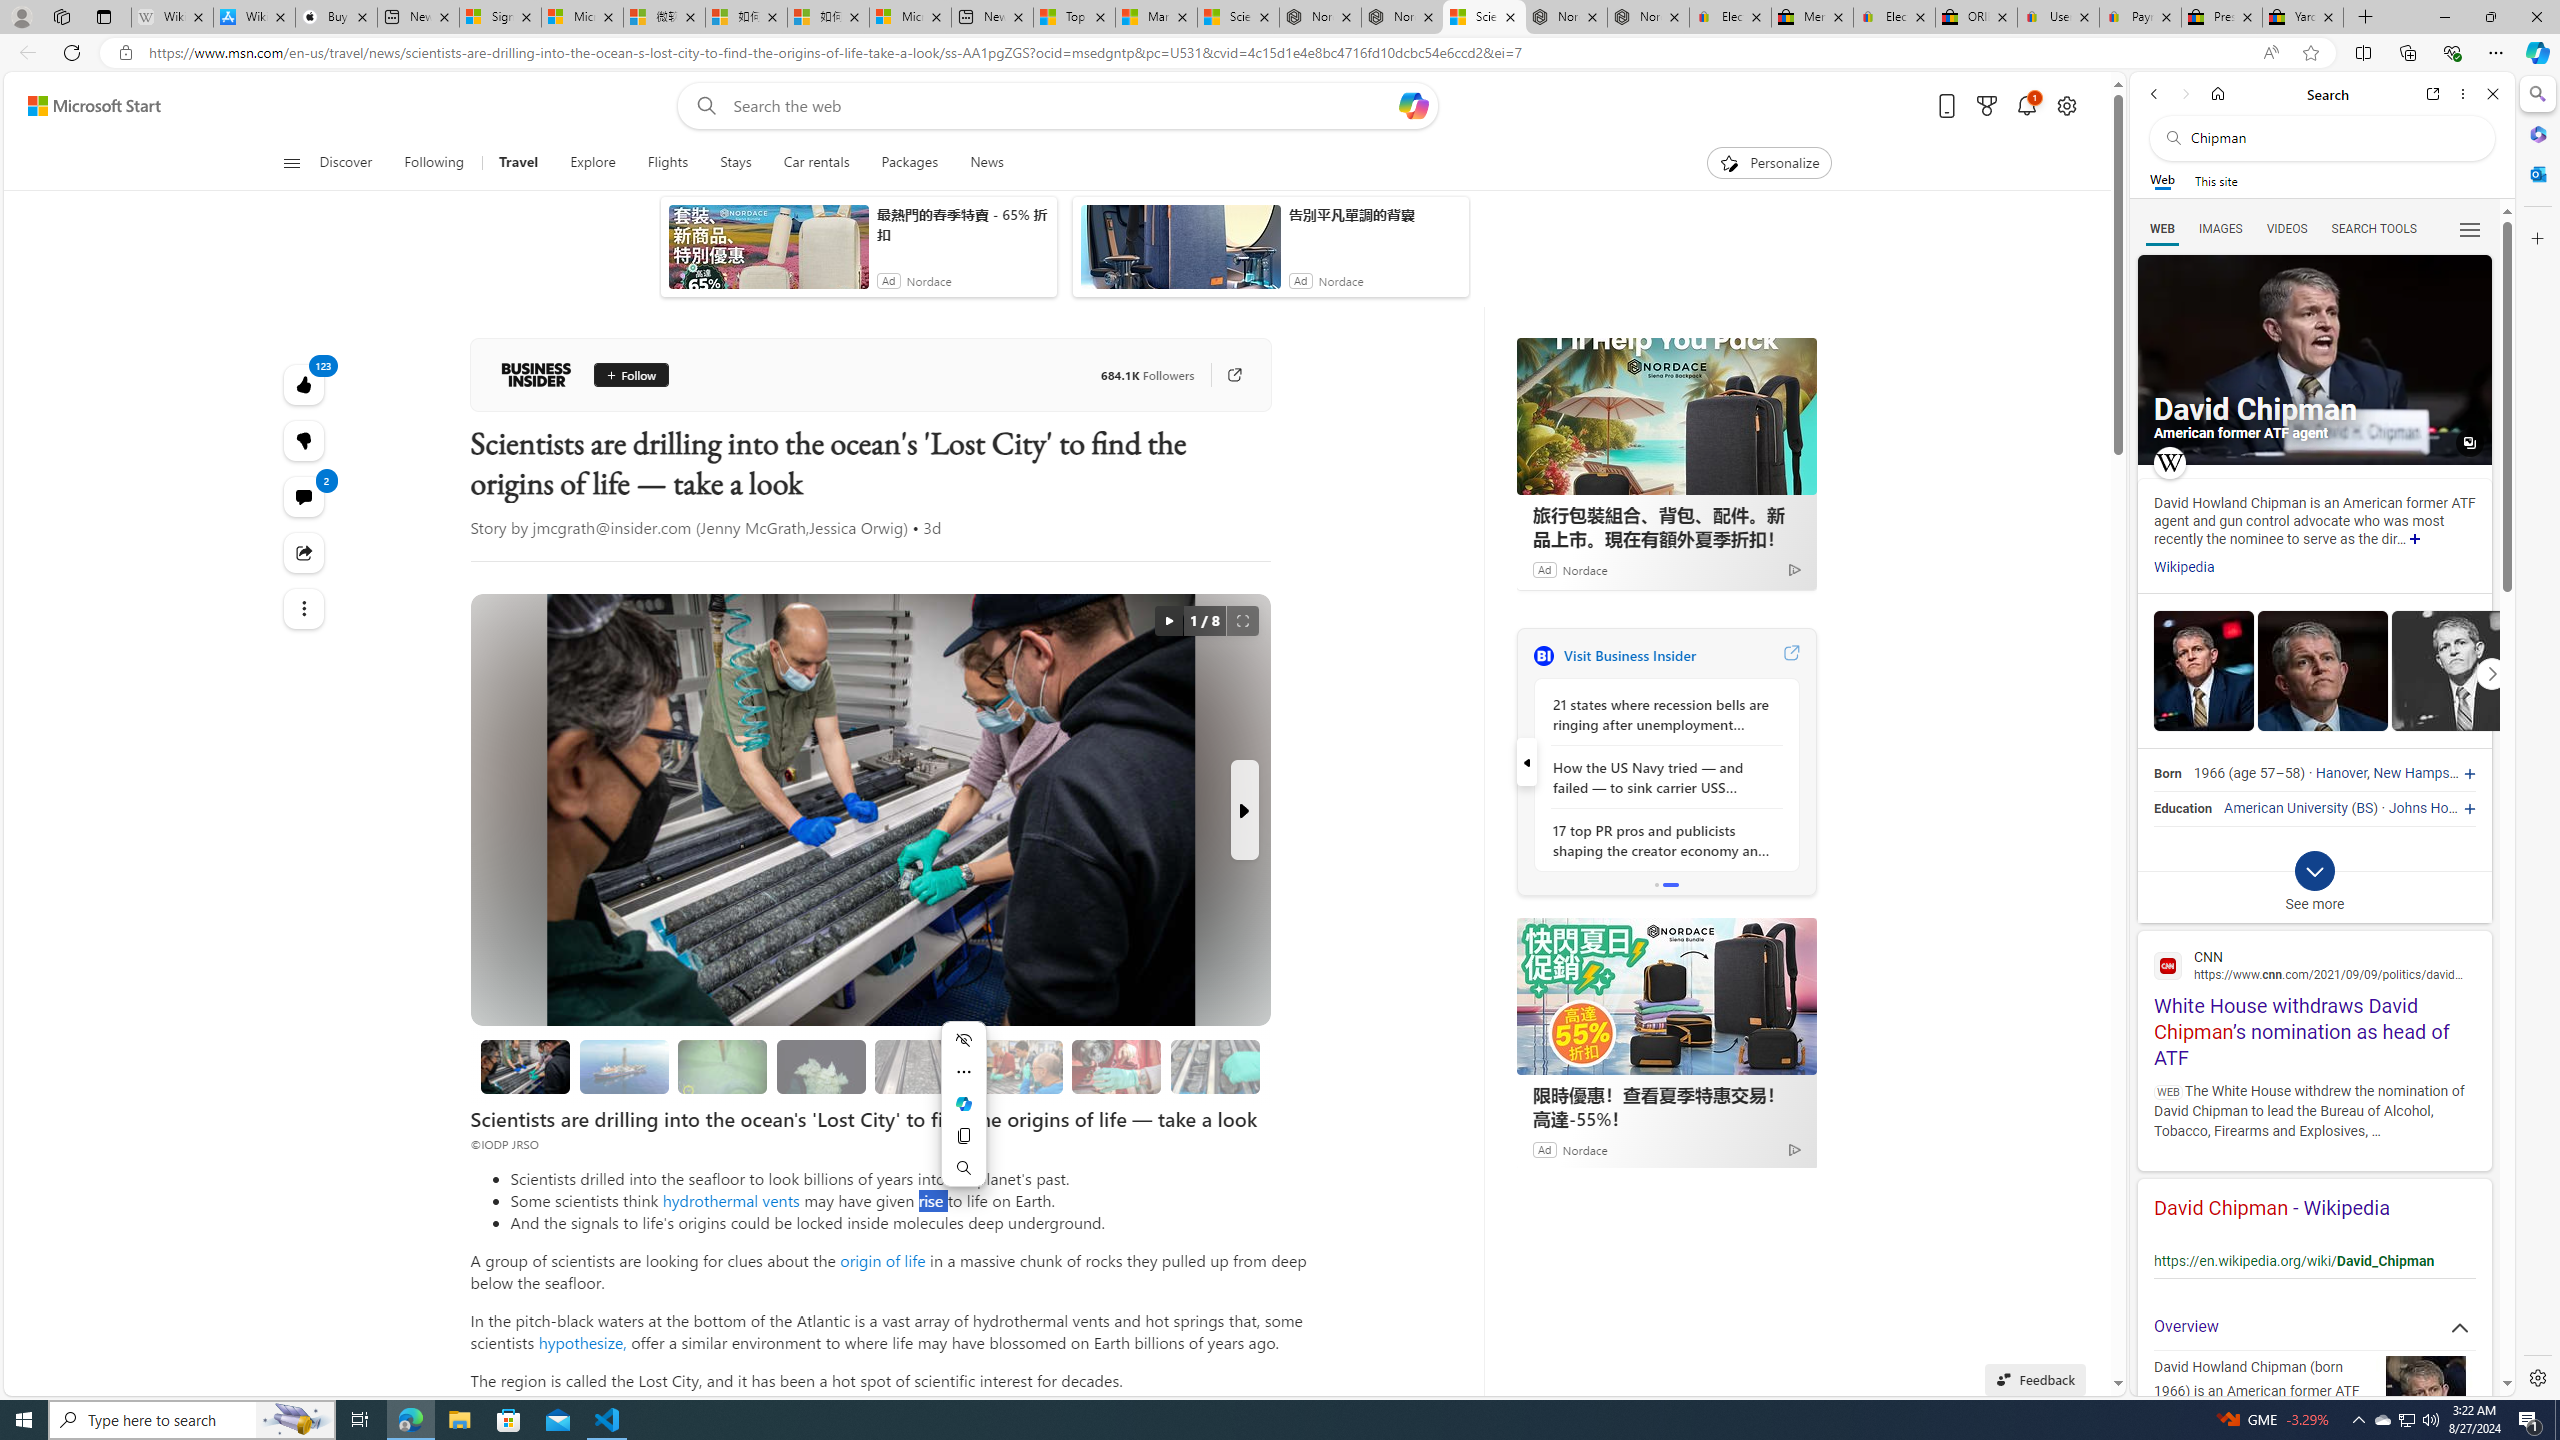  What do you see at coordinates (2491, 673) in the screenshot?
I see `'Click to scroll right'` at bounding box center [2491, 673].